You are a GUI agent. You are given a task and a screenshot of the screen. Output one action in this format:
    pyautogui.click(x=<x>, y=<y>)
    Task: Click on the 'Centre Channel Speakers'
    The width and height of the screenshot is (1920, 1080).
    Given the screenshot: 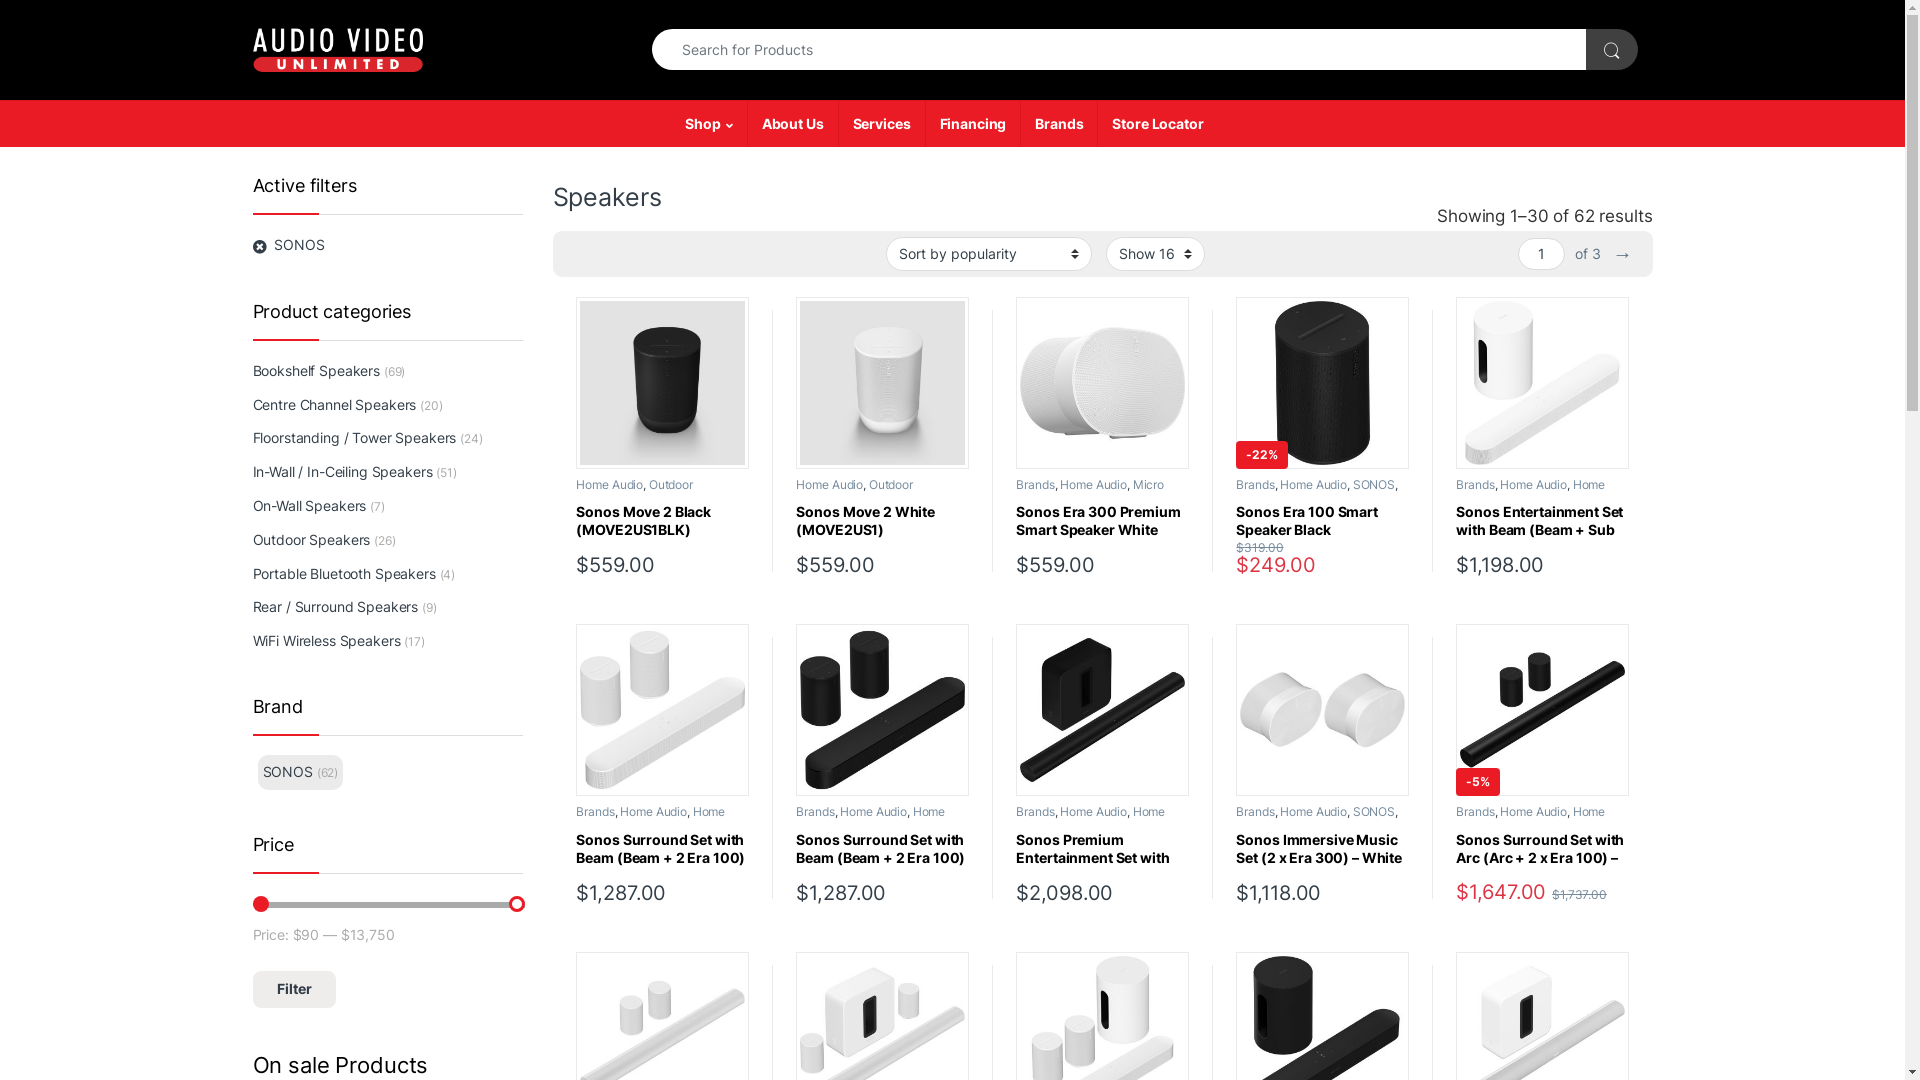 What is the action you would take?
    pyautogui.click(x=334, y=405)
    